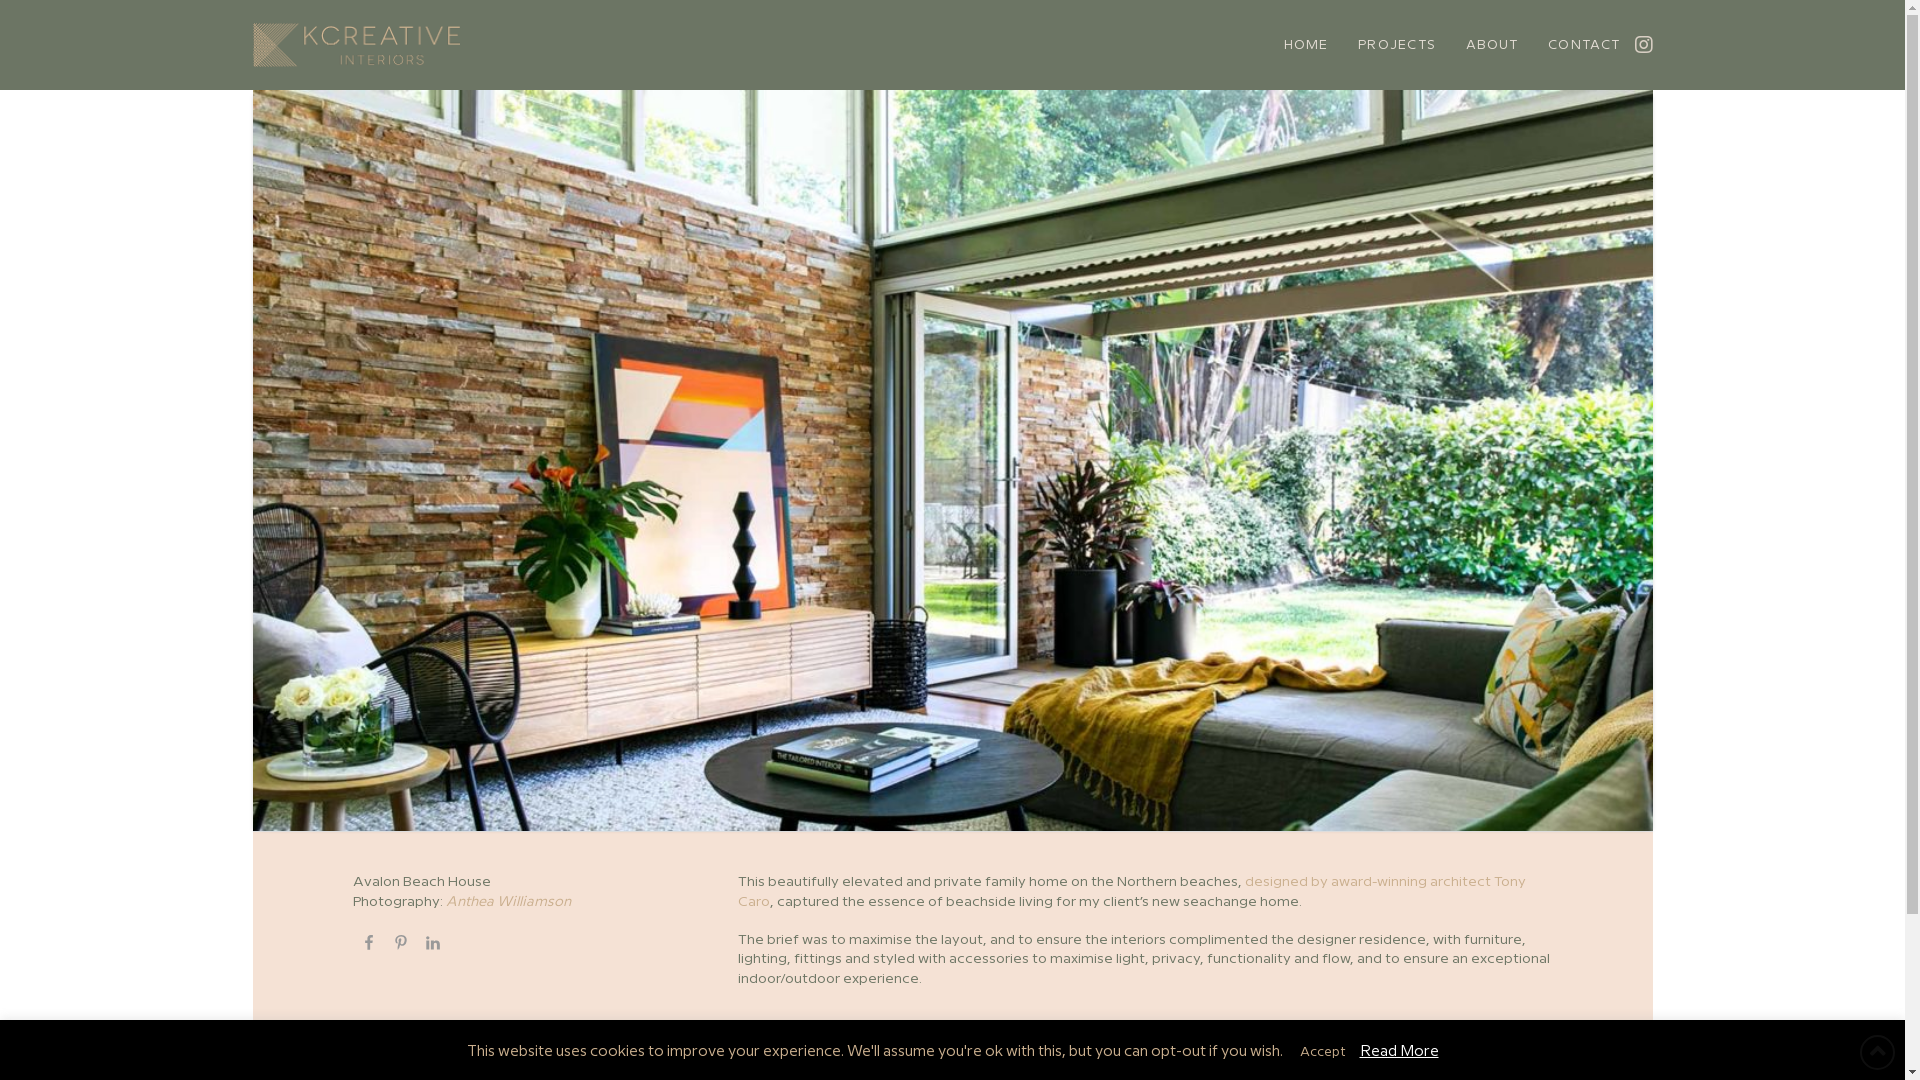 This screenshot has width=1920, height=1080. I want to click on 'PROJECTS', so click(1395, 45).